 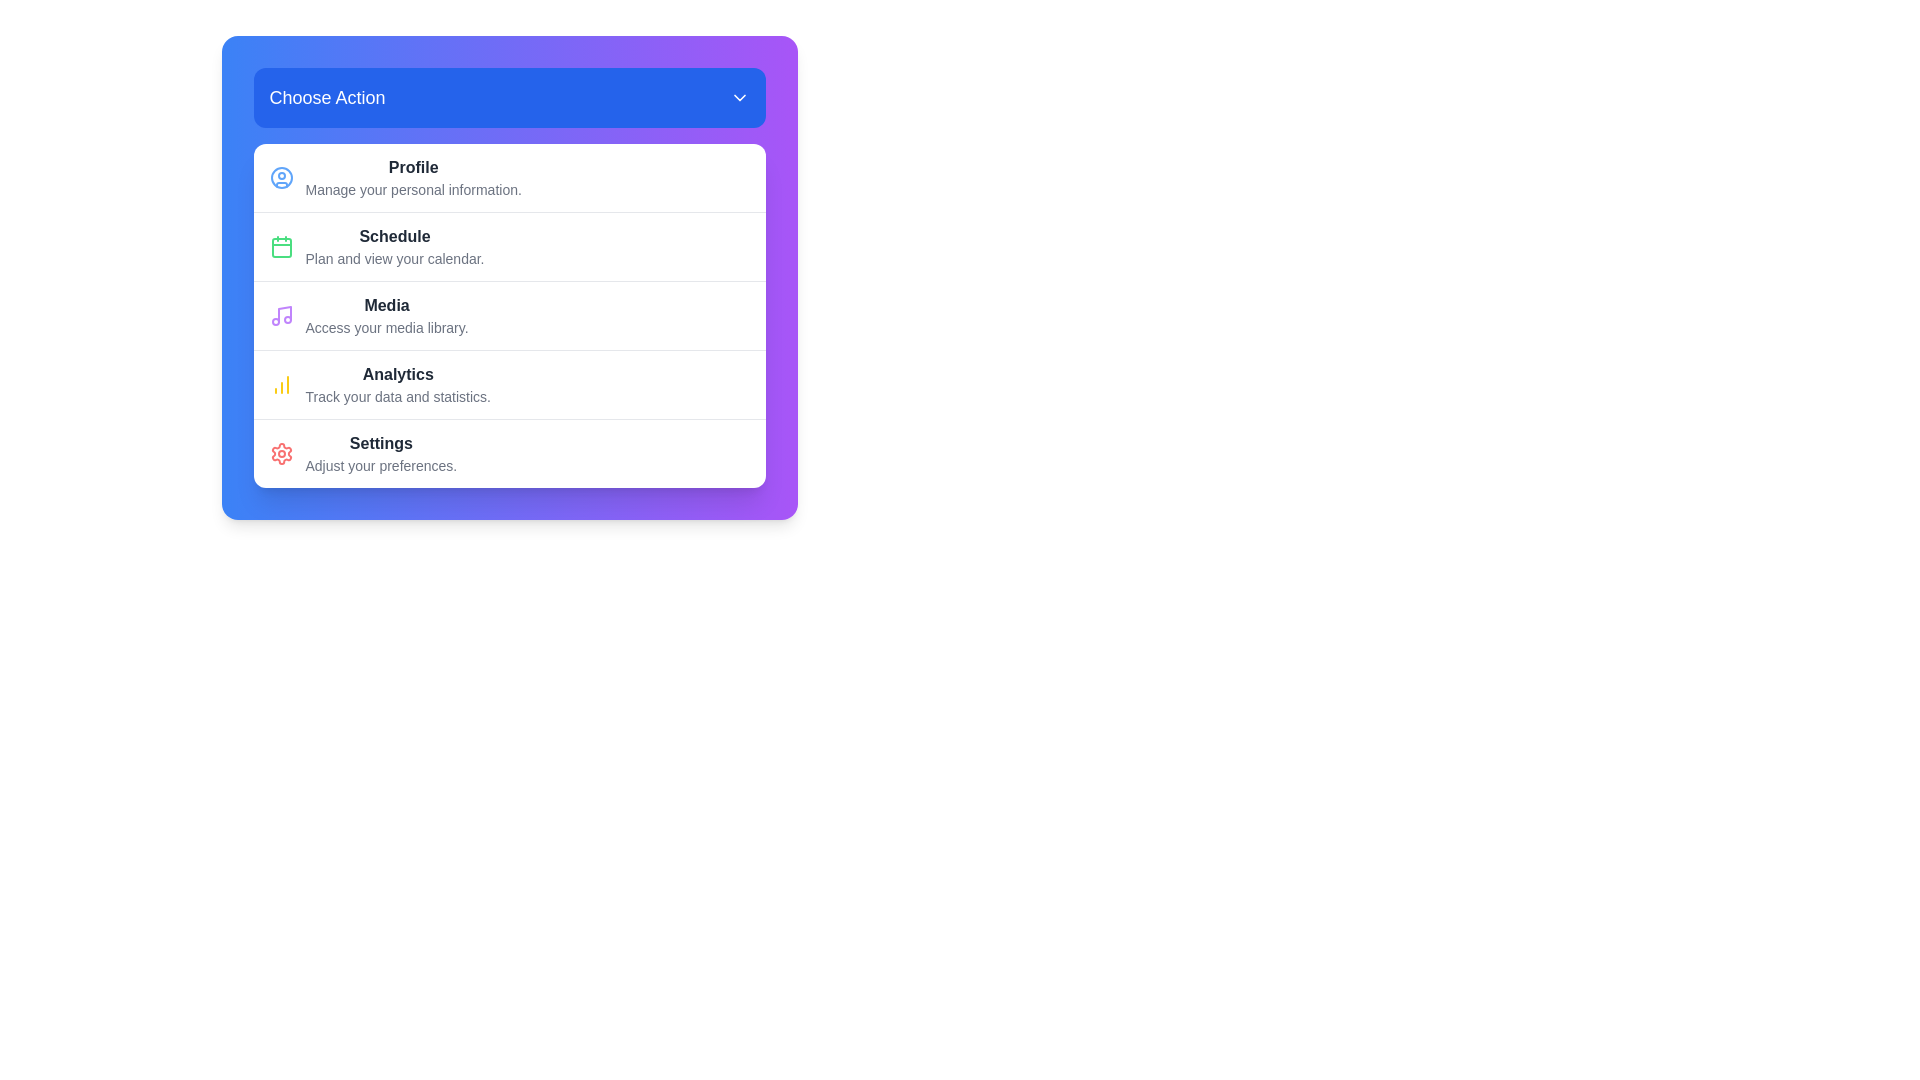 What do you see at coordinates (280, 454) in the screenshot?
I see `the gear icon representing settings, which is red and located next to the 'Settings' text in the menu` at bounding box center [280, 454].